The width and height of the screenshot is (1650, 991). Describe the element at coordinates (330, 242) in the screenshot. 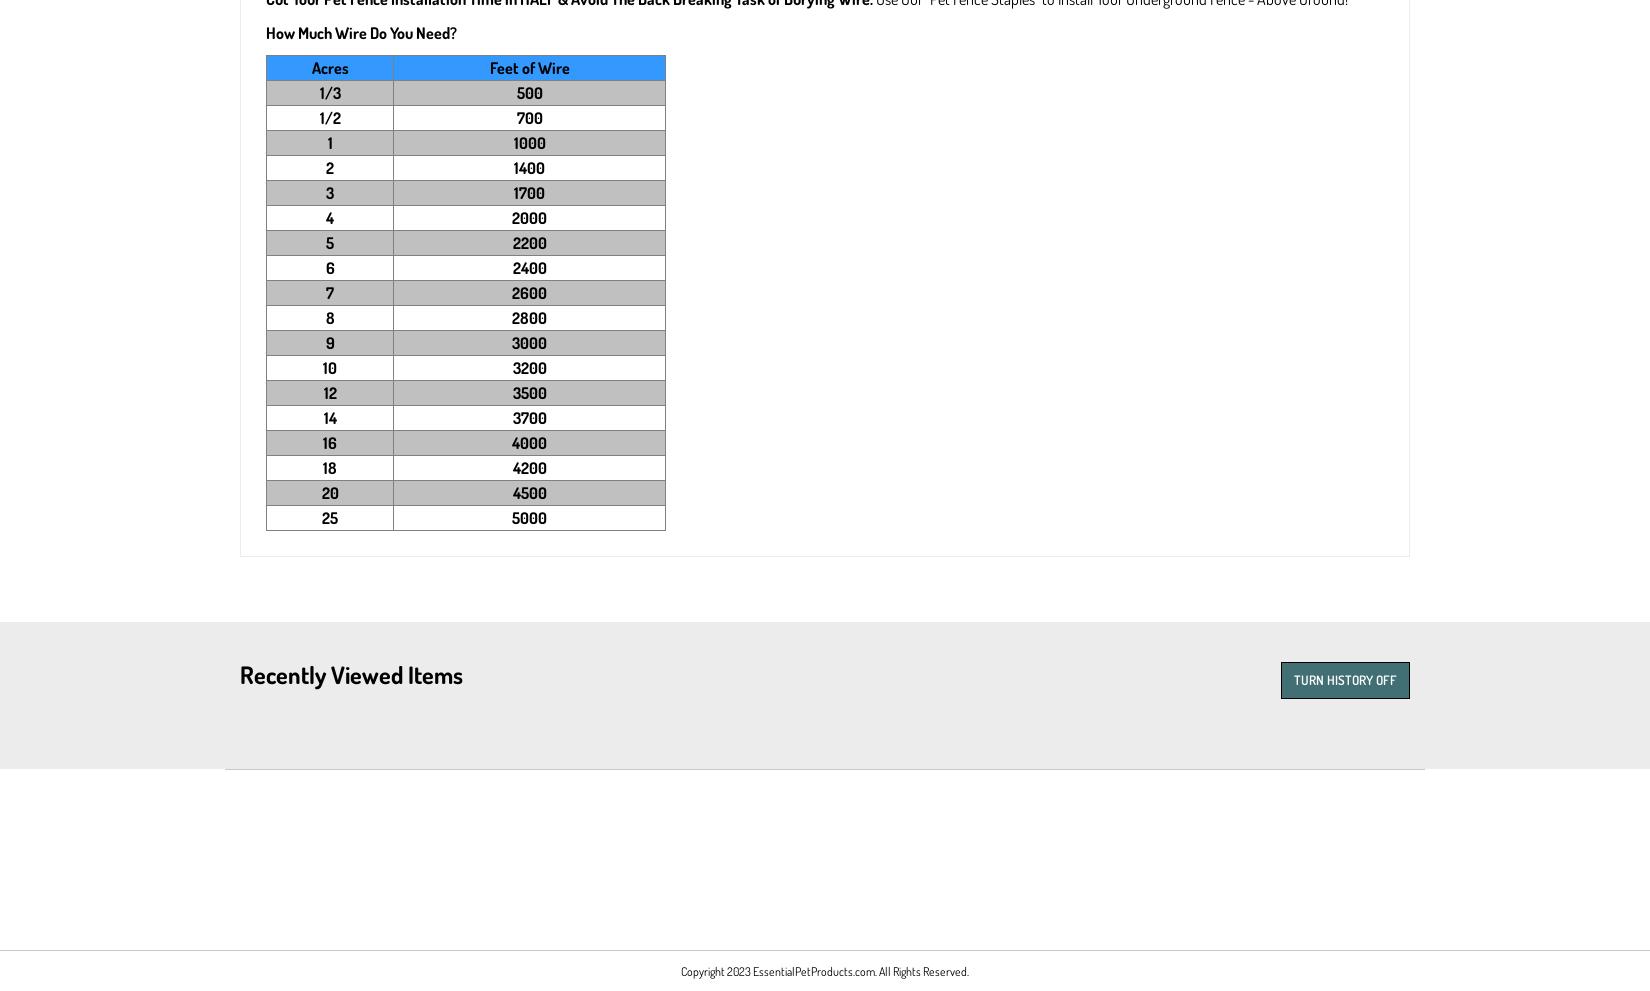

I see `'5'` at that location.